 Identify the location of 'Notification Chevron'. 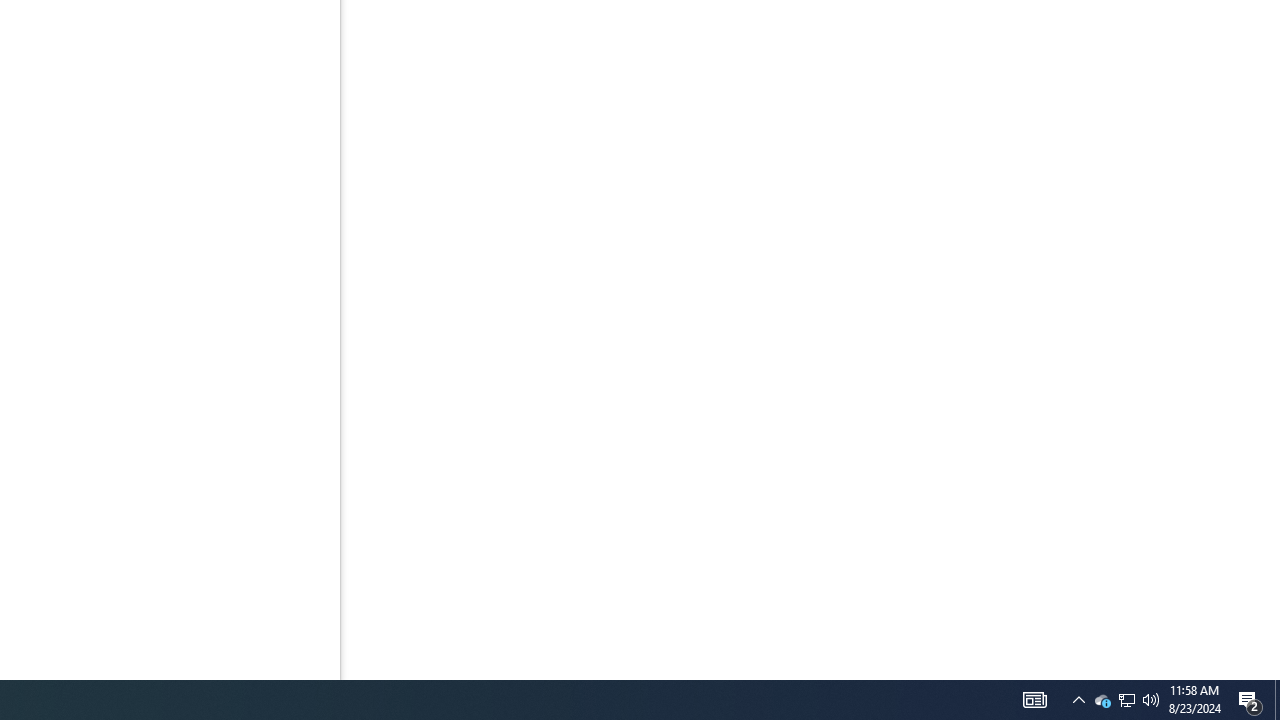
(1078, 698).